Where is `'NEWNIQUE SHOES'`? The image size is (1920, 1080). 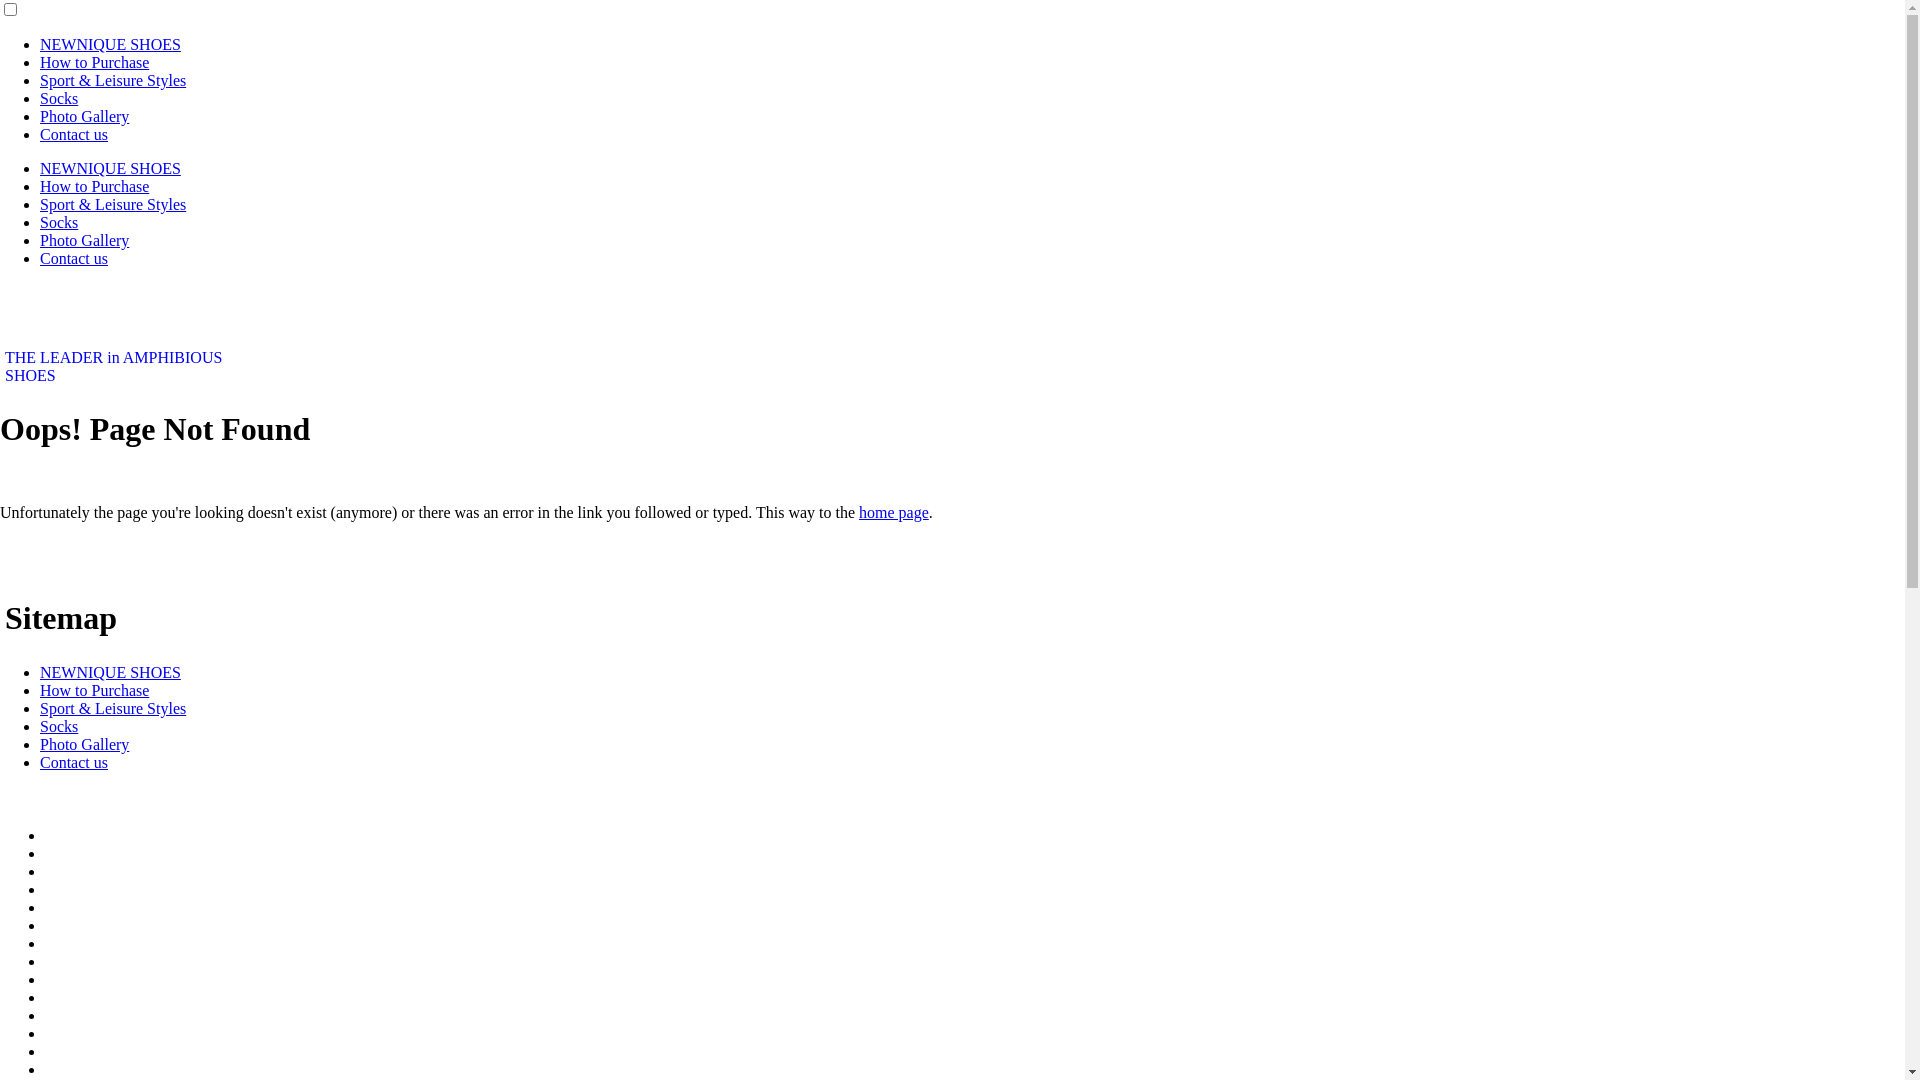
'NEWNIQUE SHOES' is located at coordinates (109, 167).